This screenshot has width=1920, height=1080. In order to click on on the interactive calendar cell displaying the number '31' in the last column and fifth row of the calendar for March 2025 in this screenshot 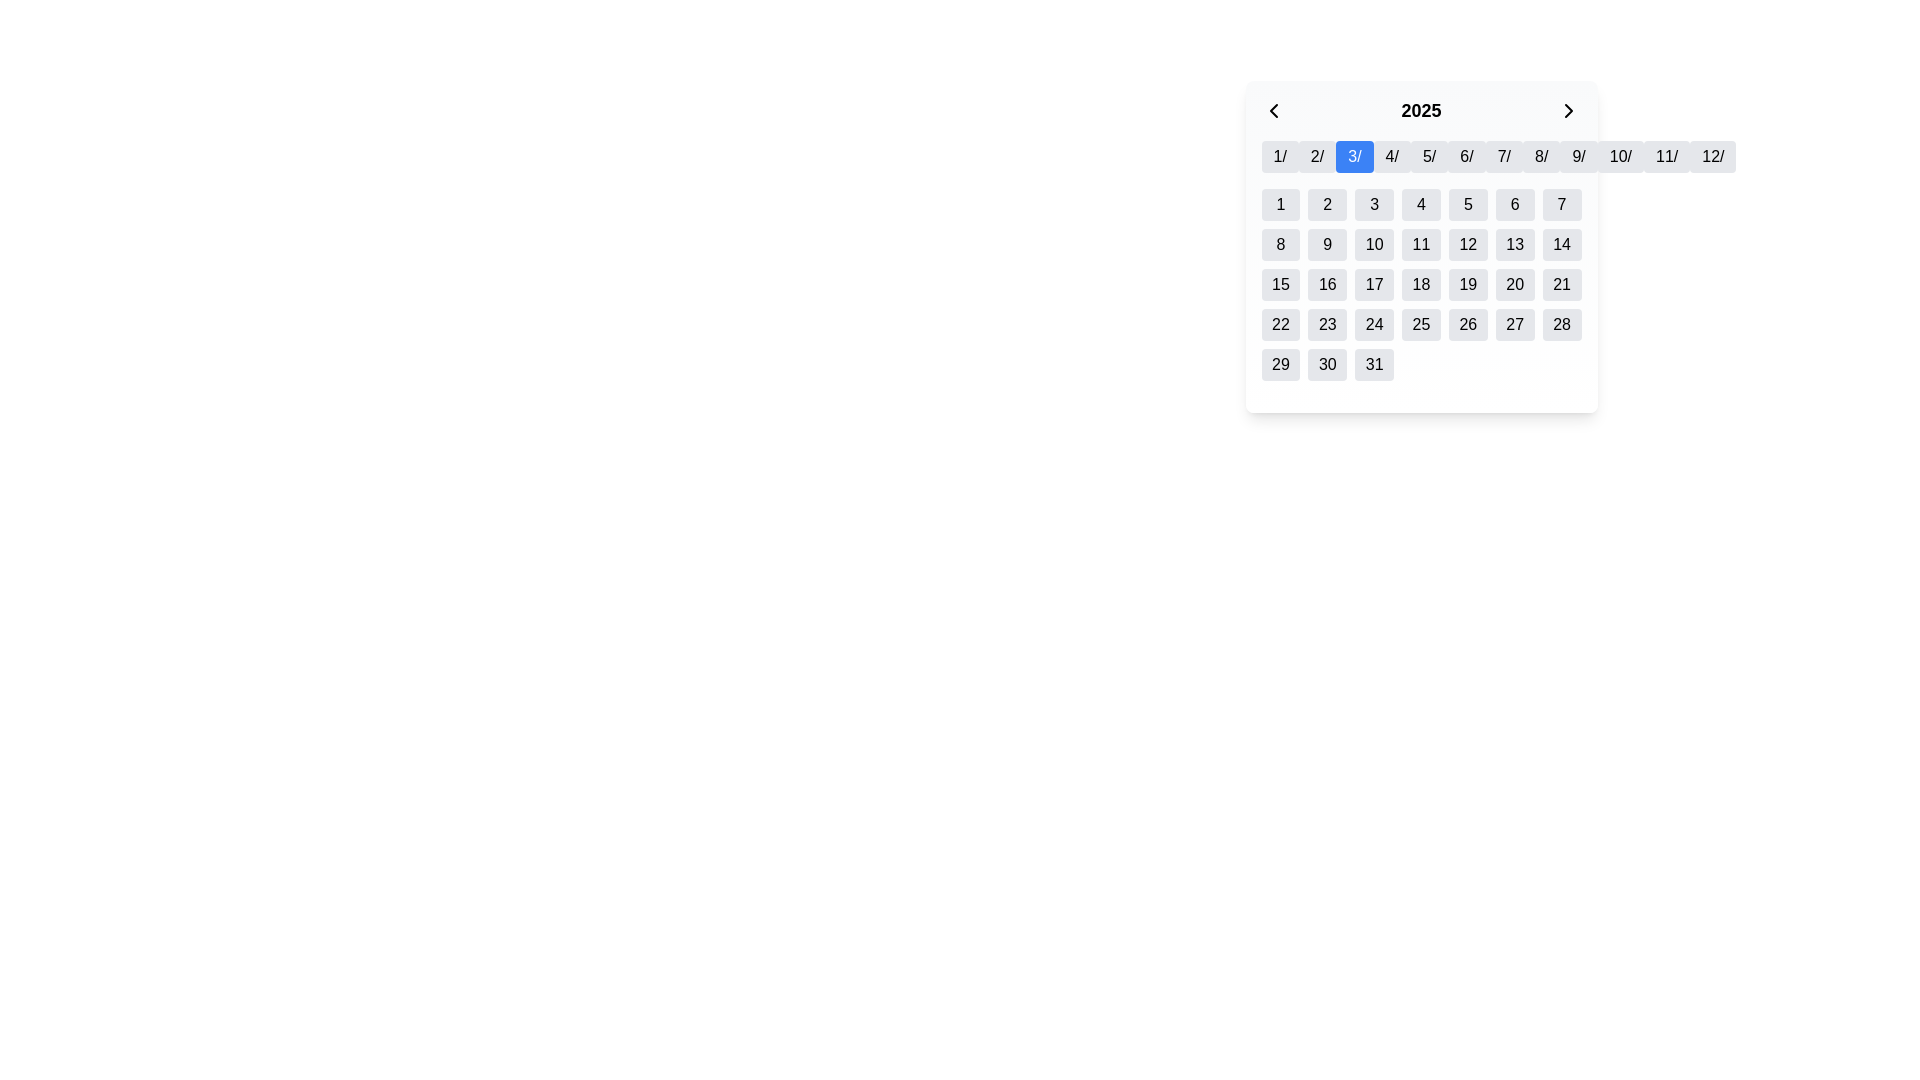, I will do `click(1373, 365)`.